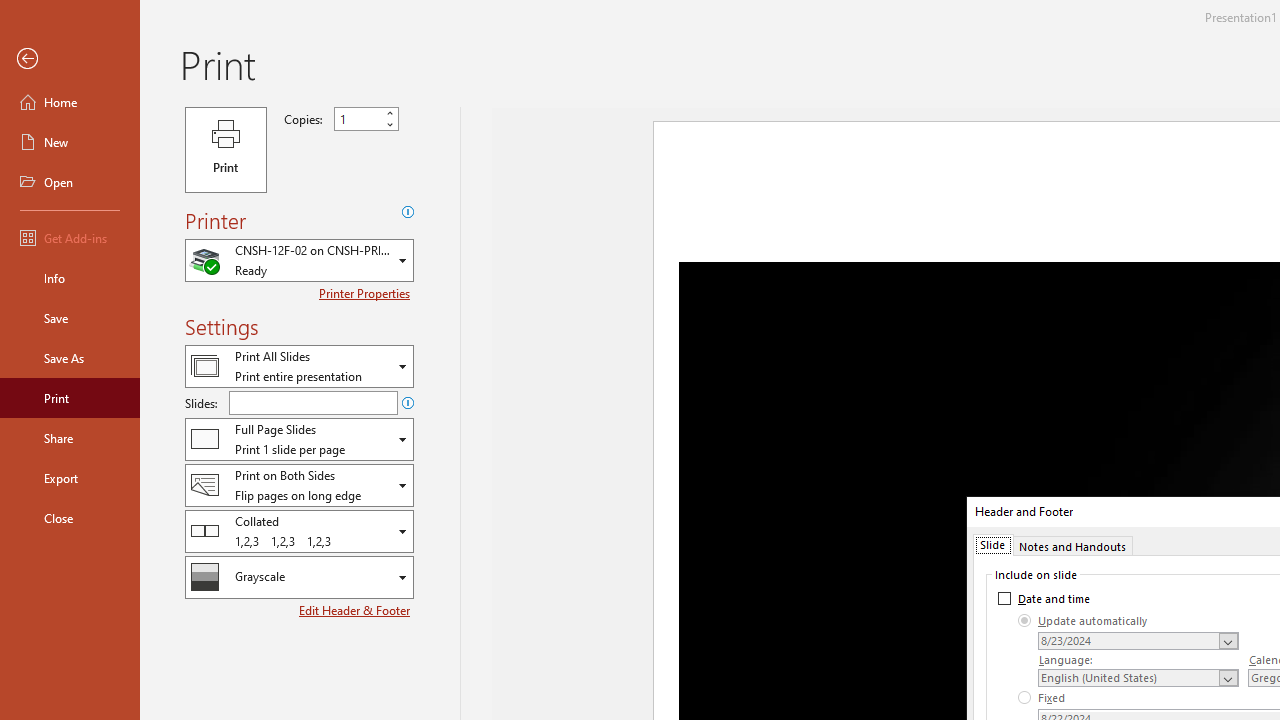 This screenshot has width=1280, height=720. What do you see at coordinates (389, 124) in the screenshot?
I see `'Less'` at bounding box center [389, 124].